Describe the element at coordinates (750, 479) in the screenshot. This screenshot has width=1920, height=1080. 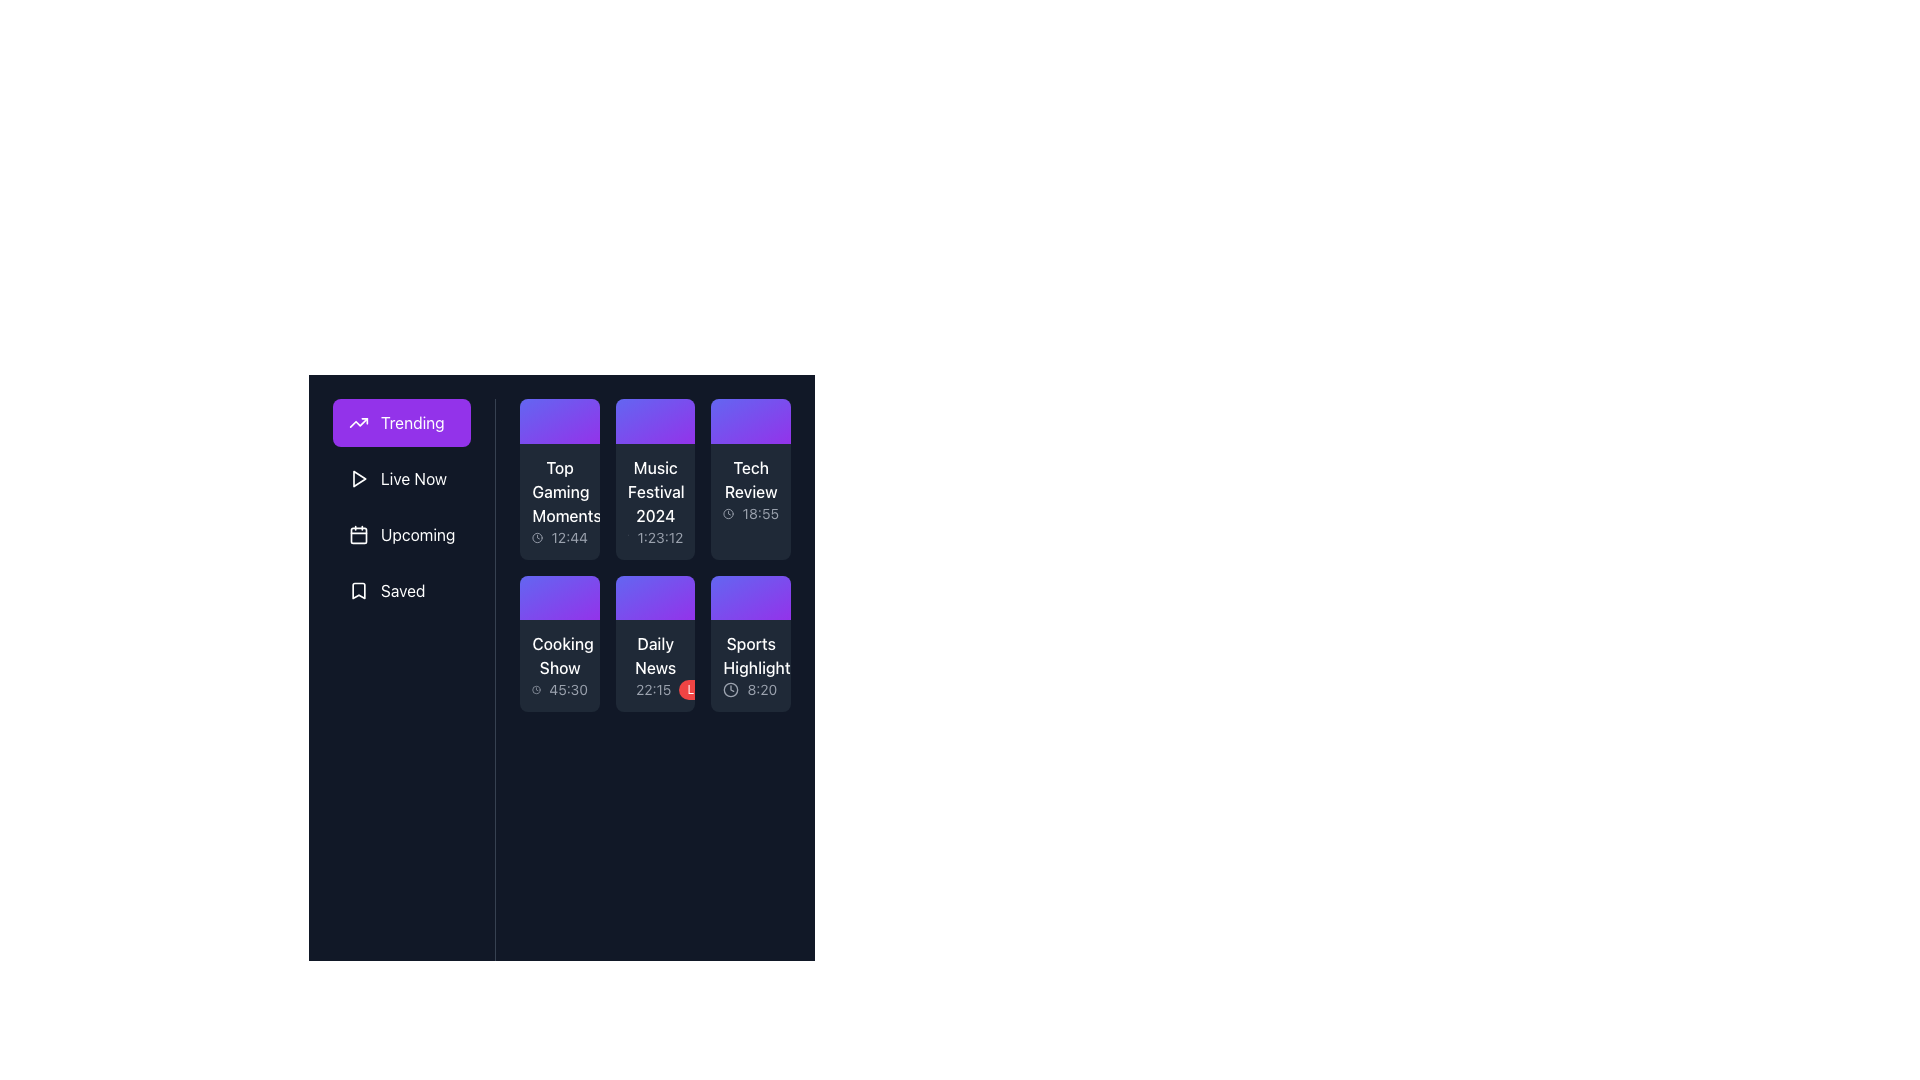
I see `the 'Tech Review' button, which is a rectangular card with a dark background and features a gradient from indigo to purple, white text 'Tech Review', and a smaller gray text '18:55' with a clock icon, located in the top-right corner of the grid layout` at that location.